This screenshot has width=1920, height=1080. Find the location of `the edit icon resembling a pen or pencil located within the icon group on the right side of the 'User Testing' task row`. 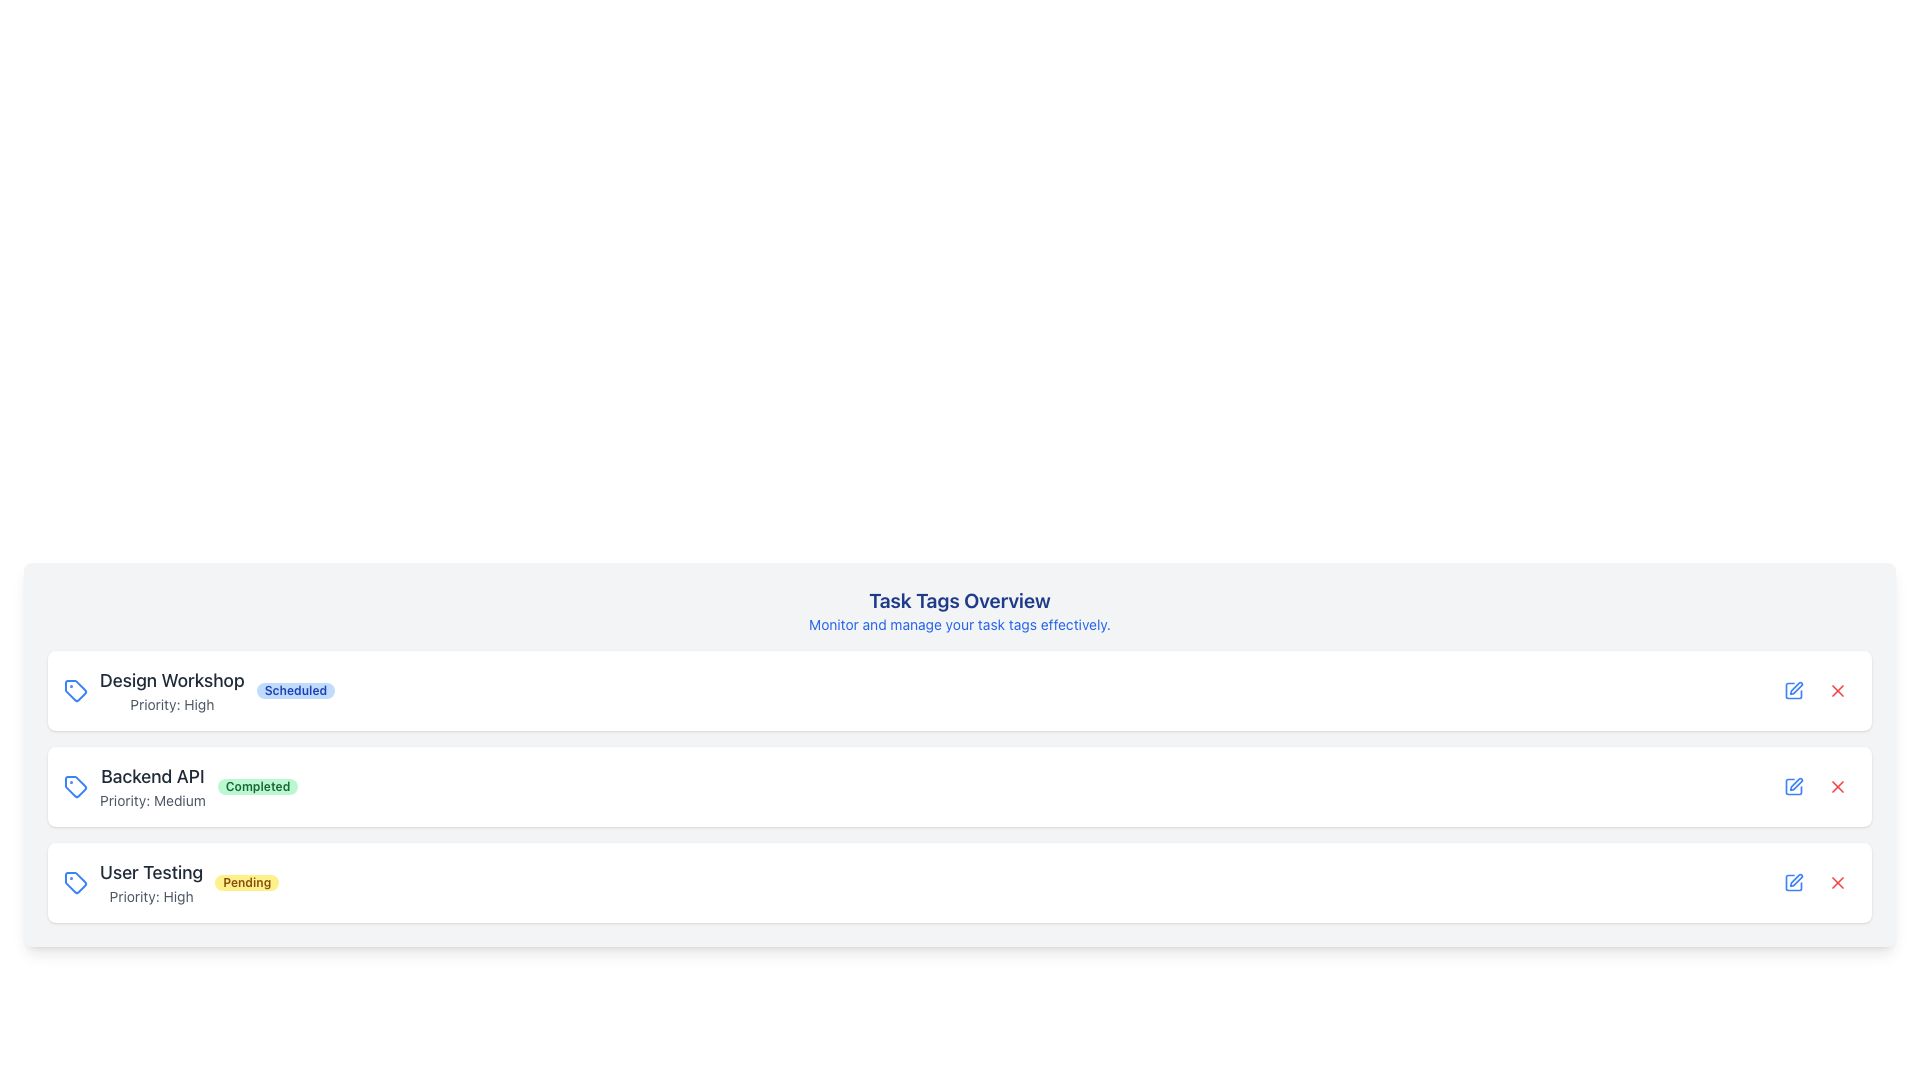

the edit icon resembling a pen or pencil located within the icon group on the right side of the 'User Testing' task row is located at coordinates (1796, 687).